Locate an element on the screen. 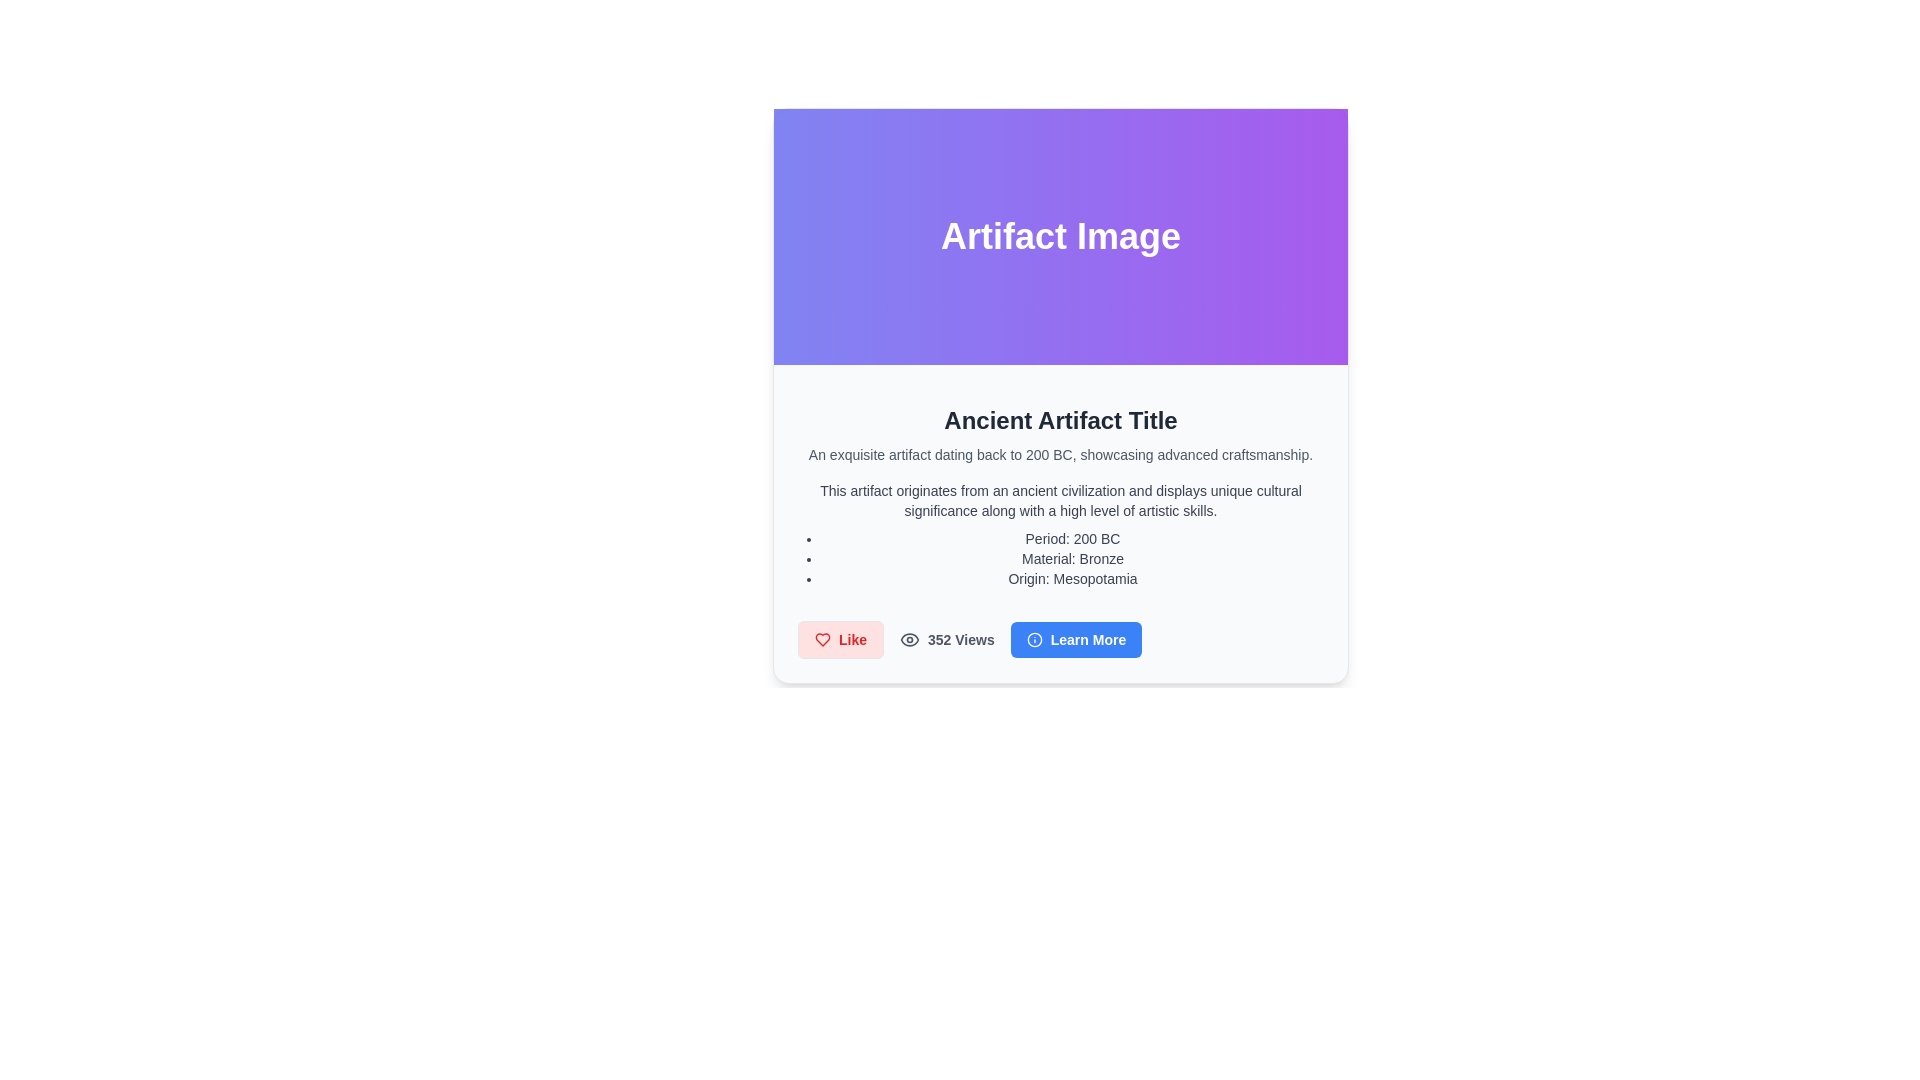  the heart-shaped SVG icon that is part of the 'Like' button, located near the bottom left section of the interface is located at coordinates (822, 640).